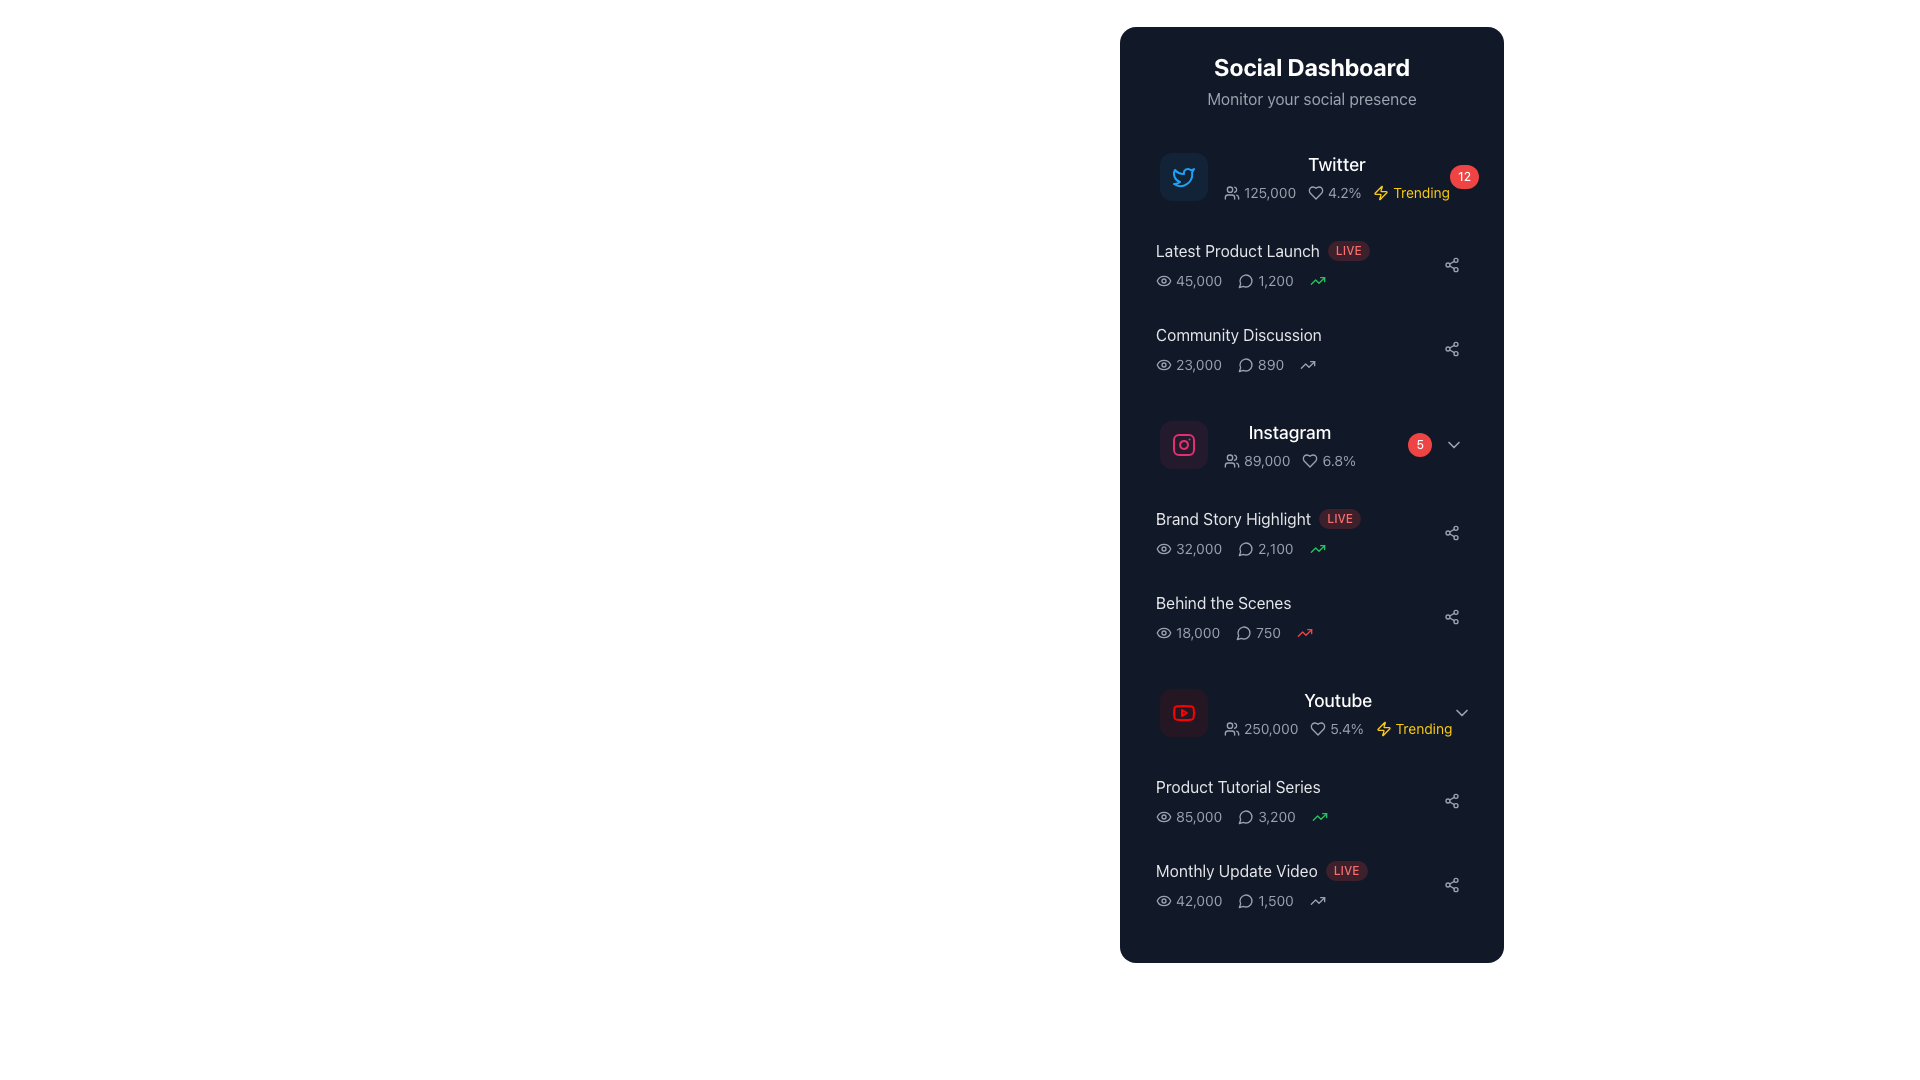 Image resolution: width=1920 pixels, height=1080 pixels. I want to click on the topmost item in the vertical list of the Social Dashboard that displays consolidated Twitter statistics, including user engagement levels and popularity trends, so click(1311, 176).